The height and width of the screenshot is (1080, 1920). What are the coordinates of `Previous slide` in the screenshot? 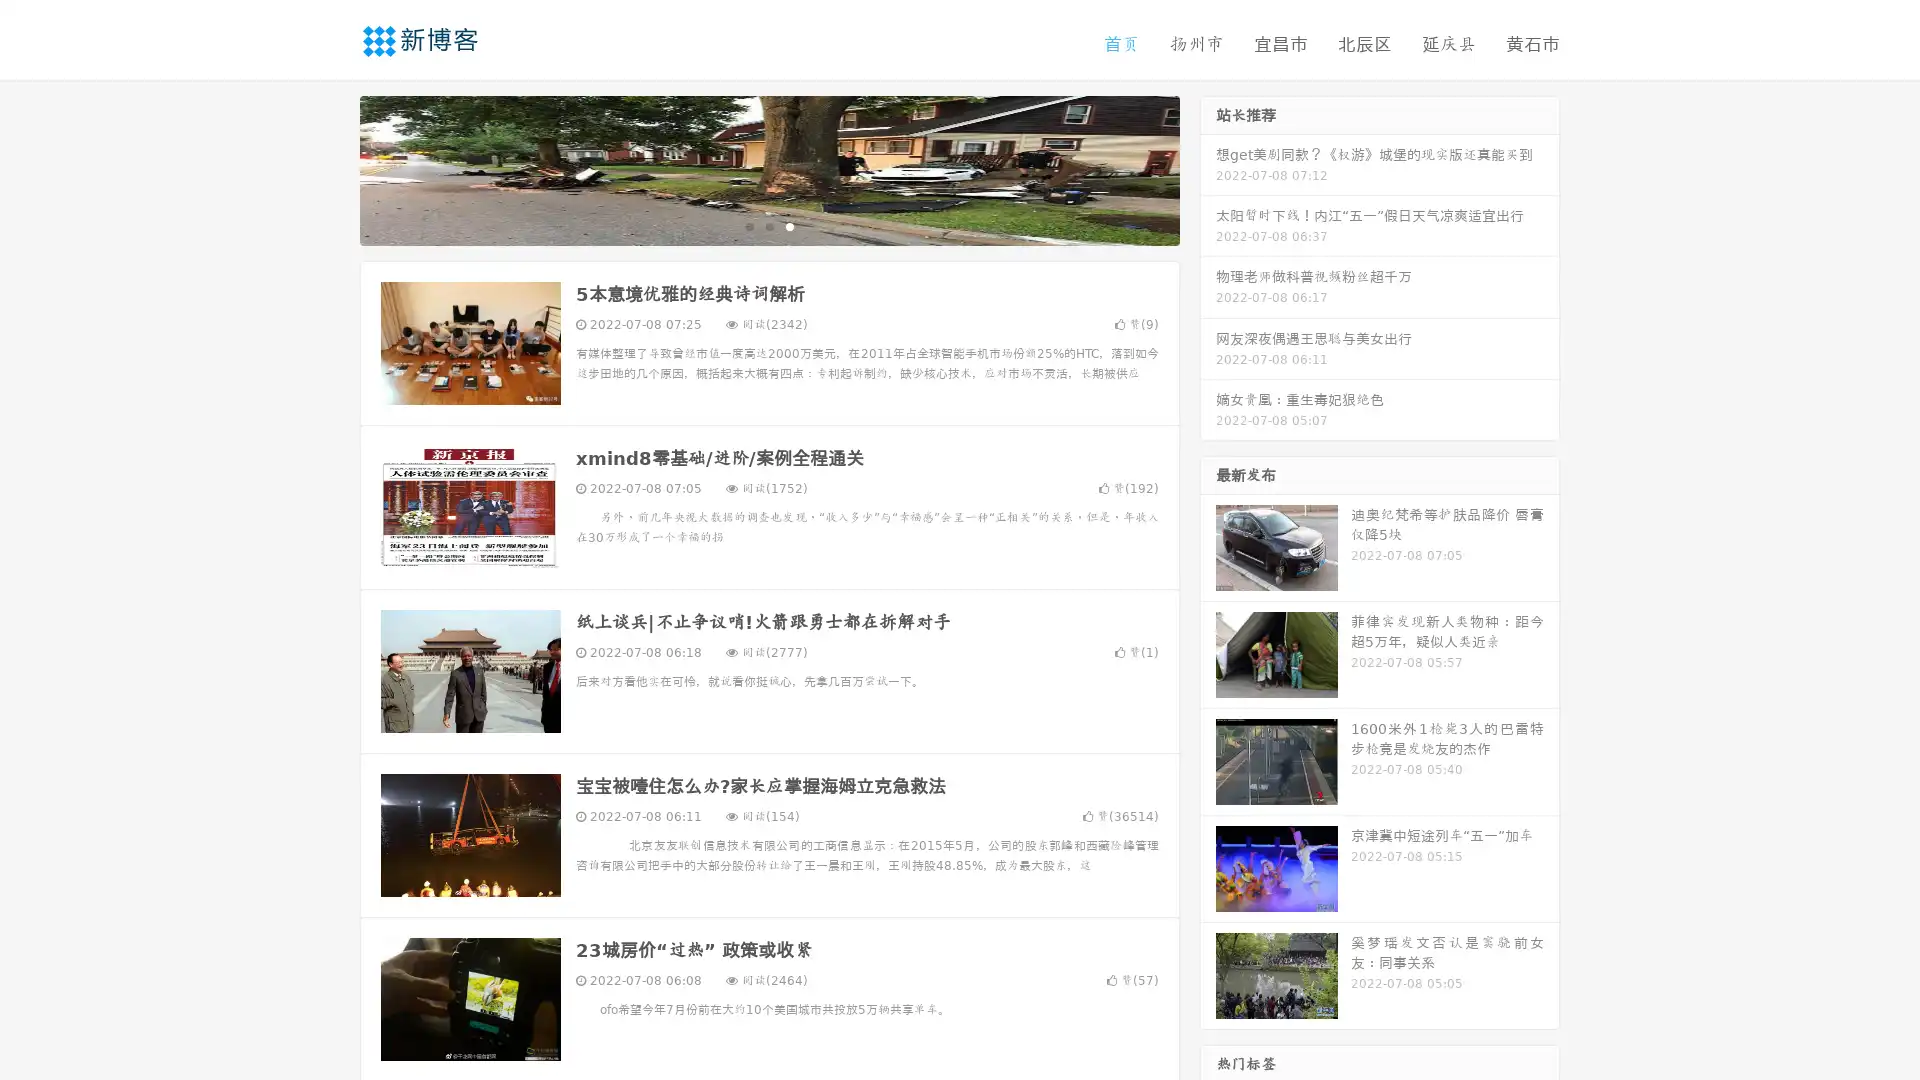 It's located at (330, 168).